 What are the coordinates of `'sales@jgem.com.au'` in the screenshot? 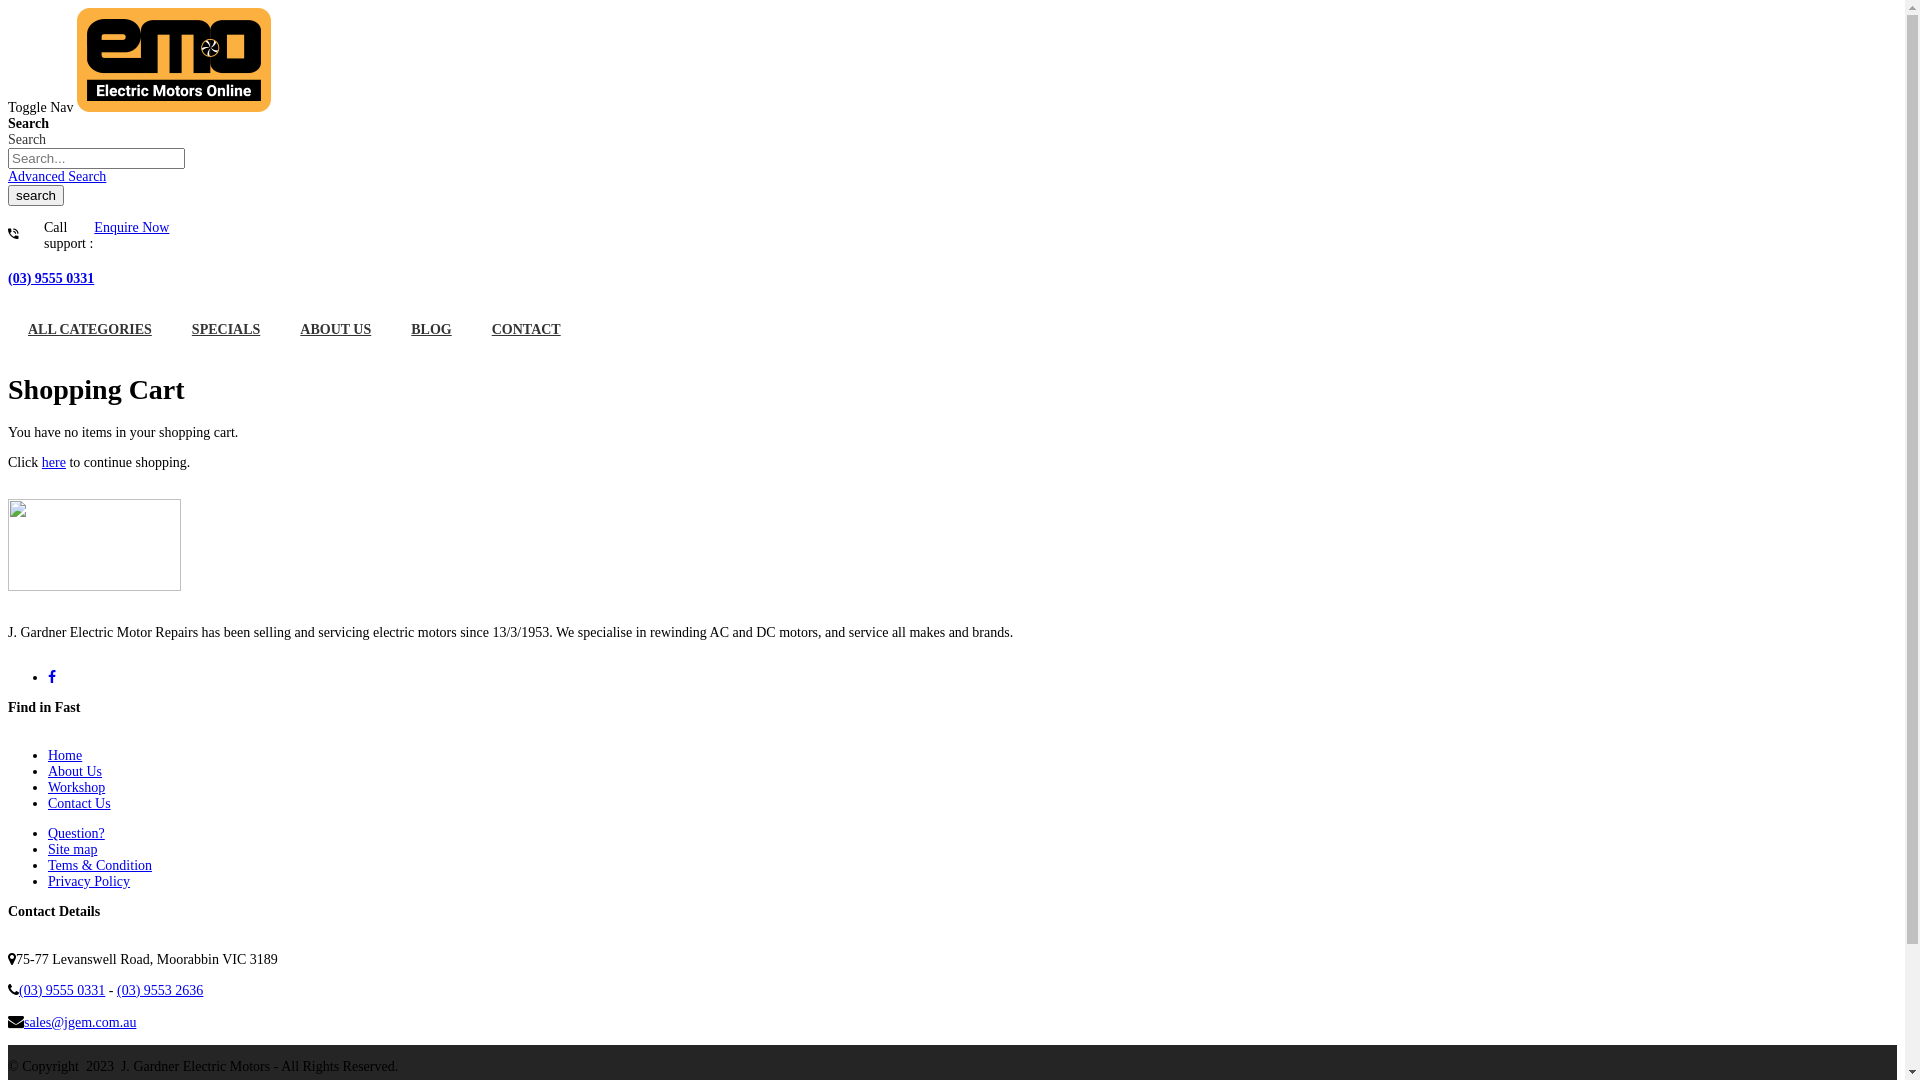 It's located at (24, 1022).